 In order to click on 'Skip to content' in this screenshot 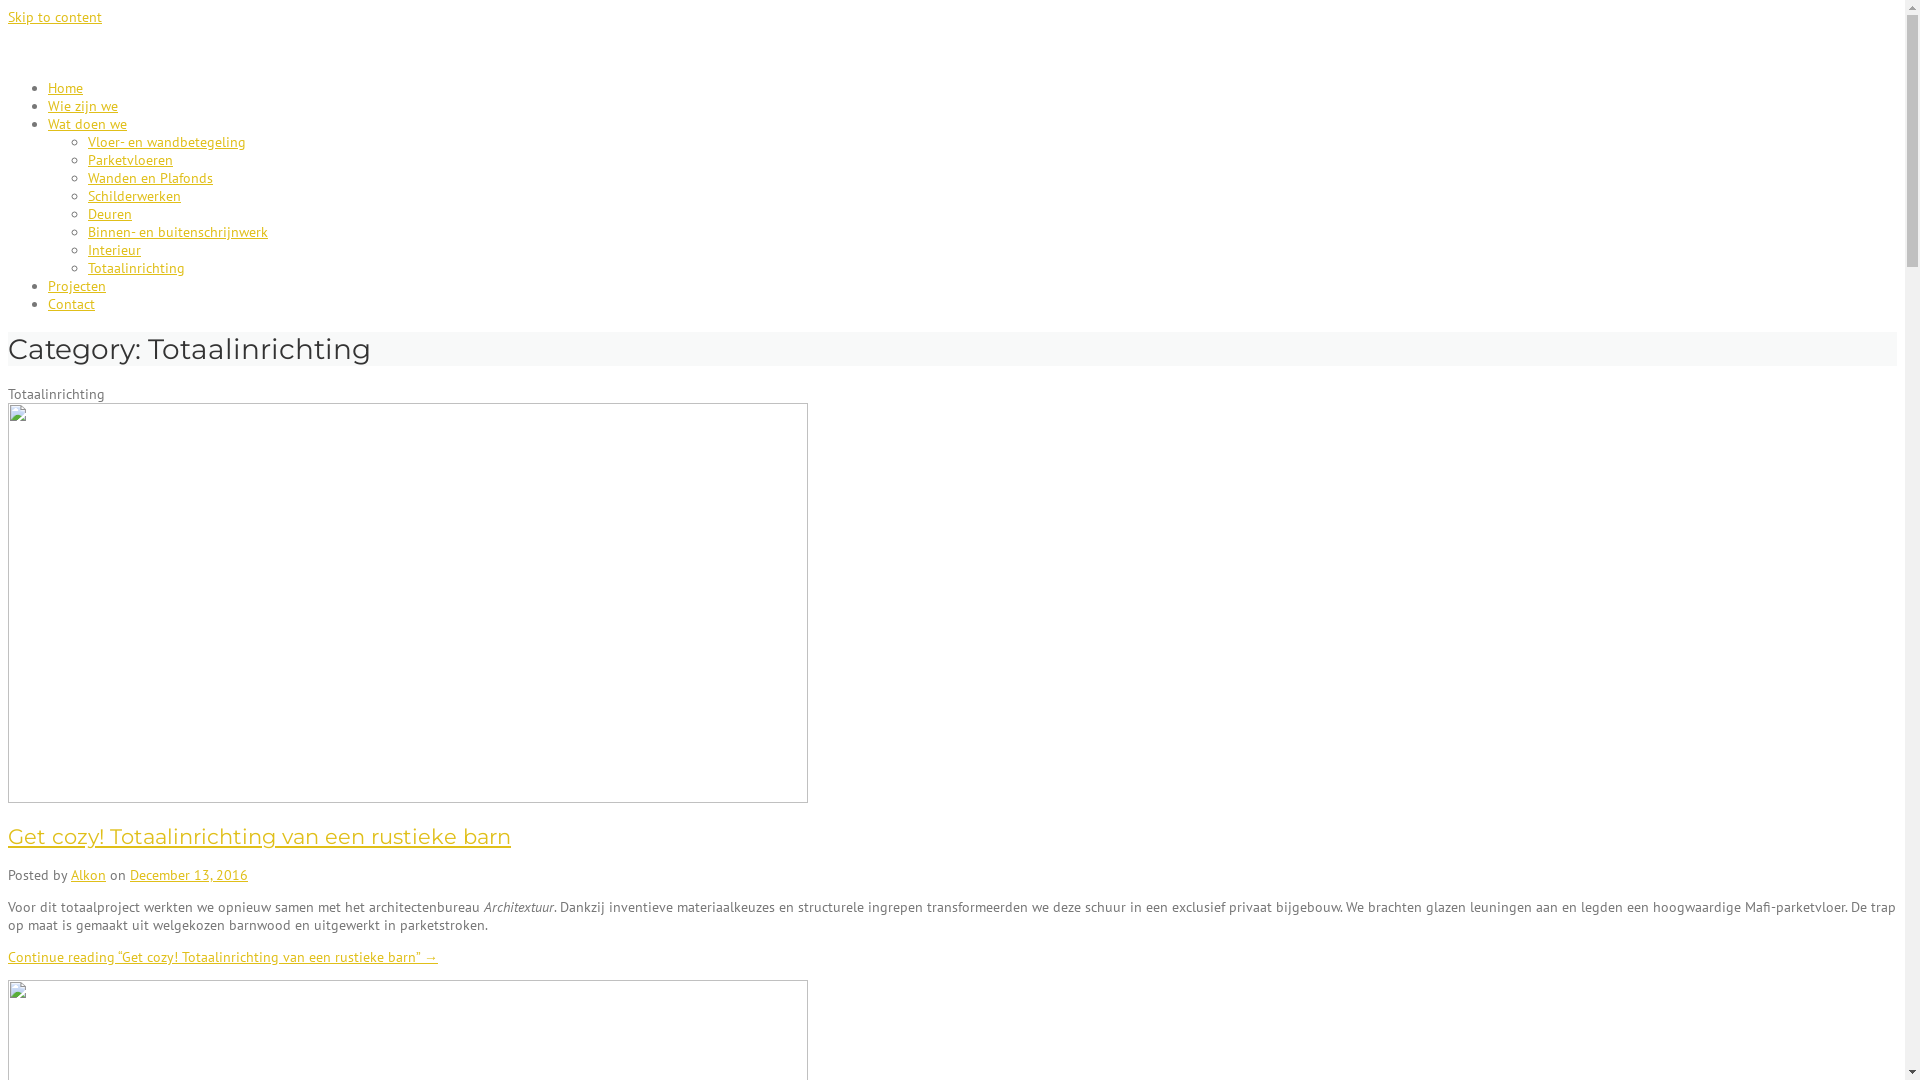, I will do `click(8, 16)`.